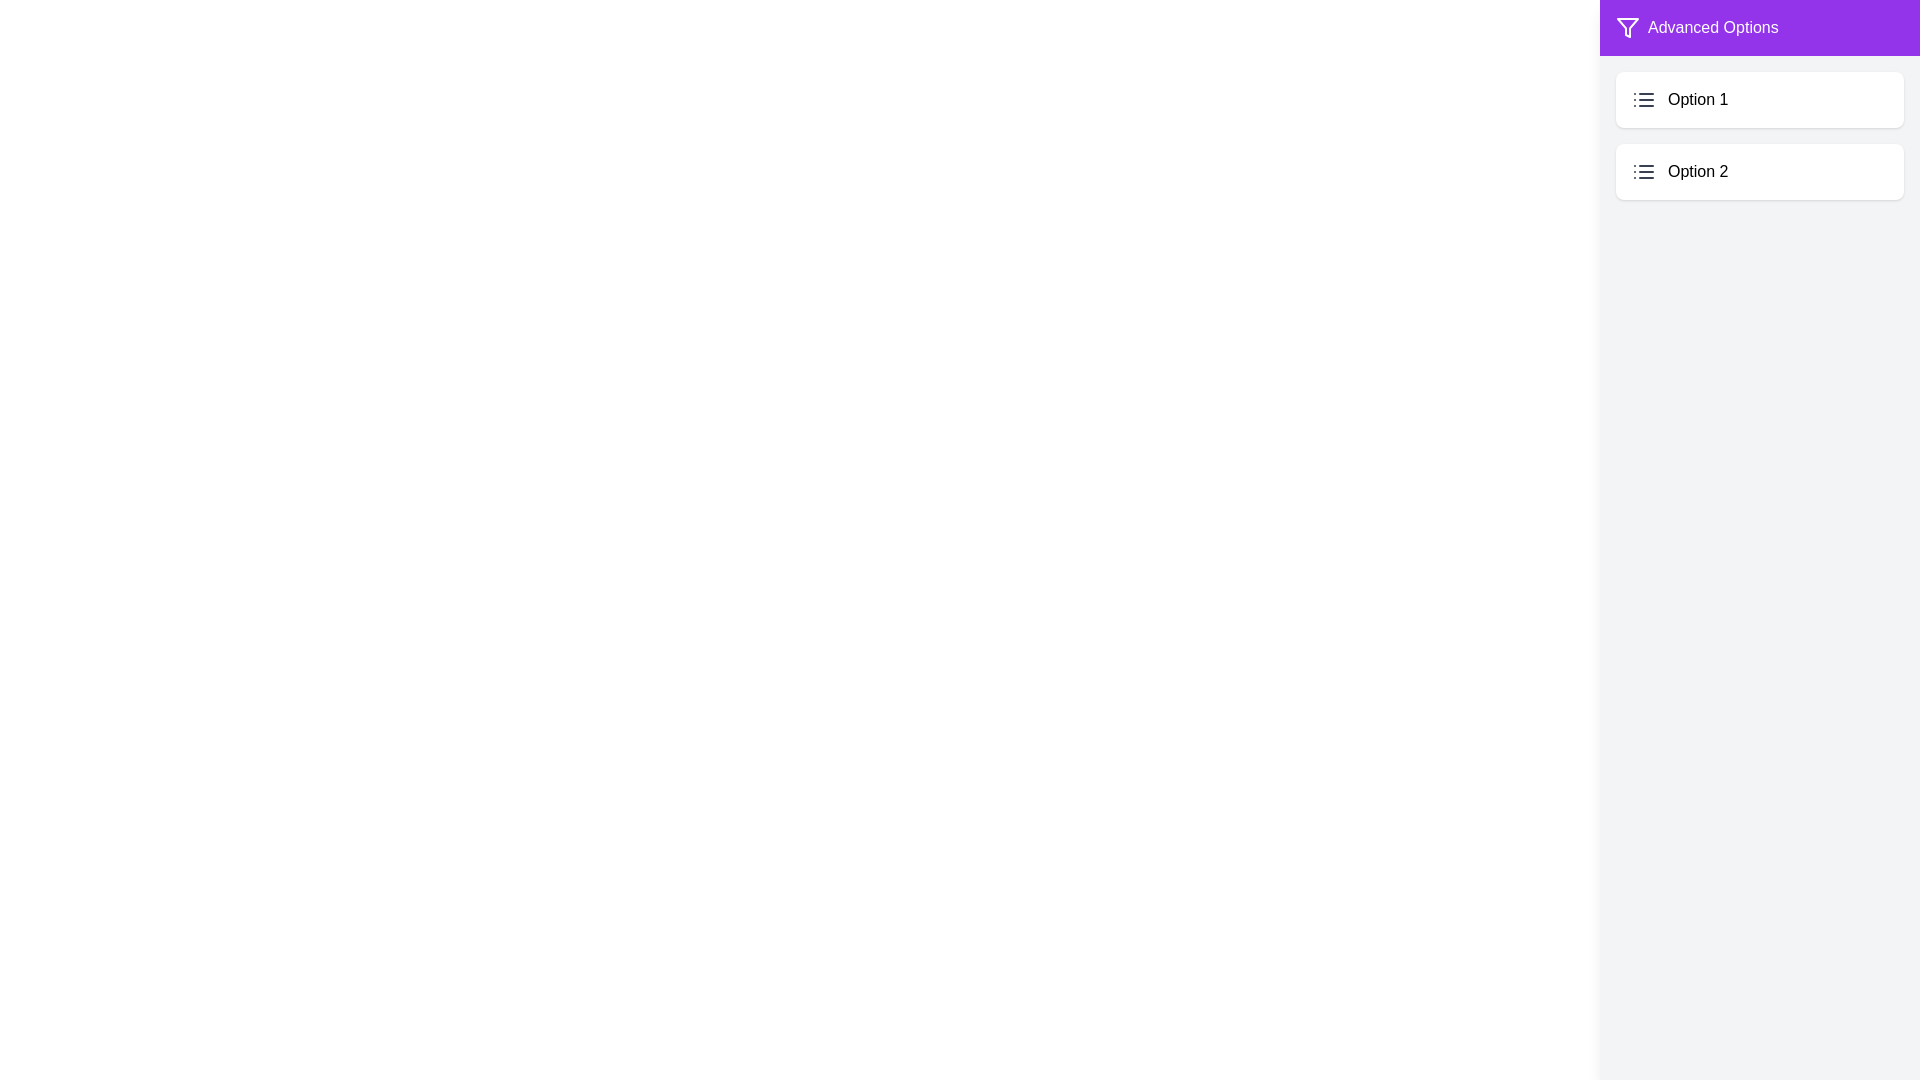 The height and width of the screenshot is (1080, 1920). I want to click on the close icon to close the drawer, so click(1834, 42).